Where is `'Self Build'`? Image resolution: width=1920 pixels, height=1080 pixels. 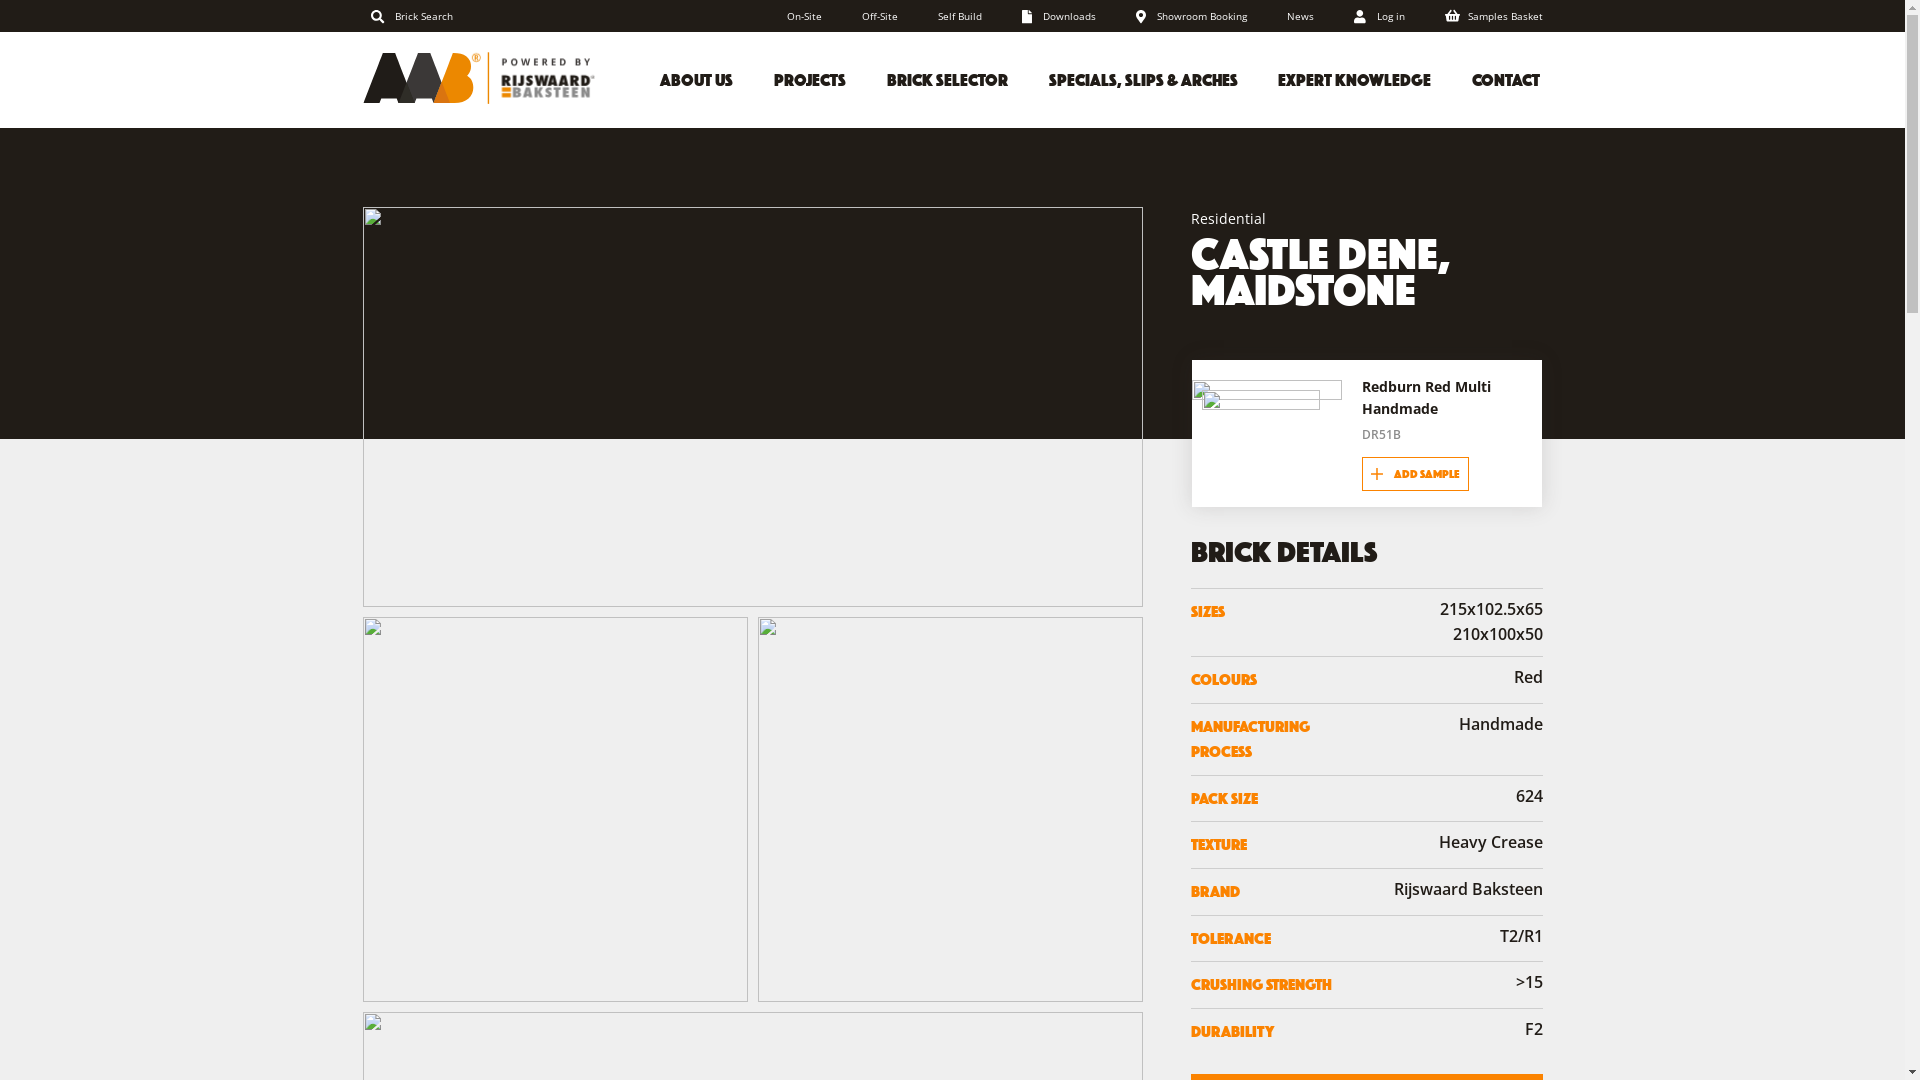 'Self Build' is located at coordinates (960, 15).